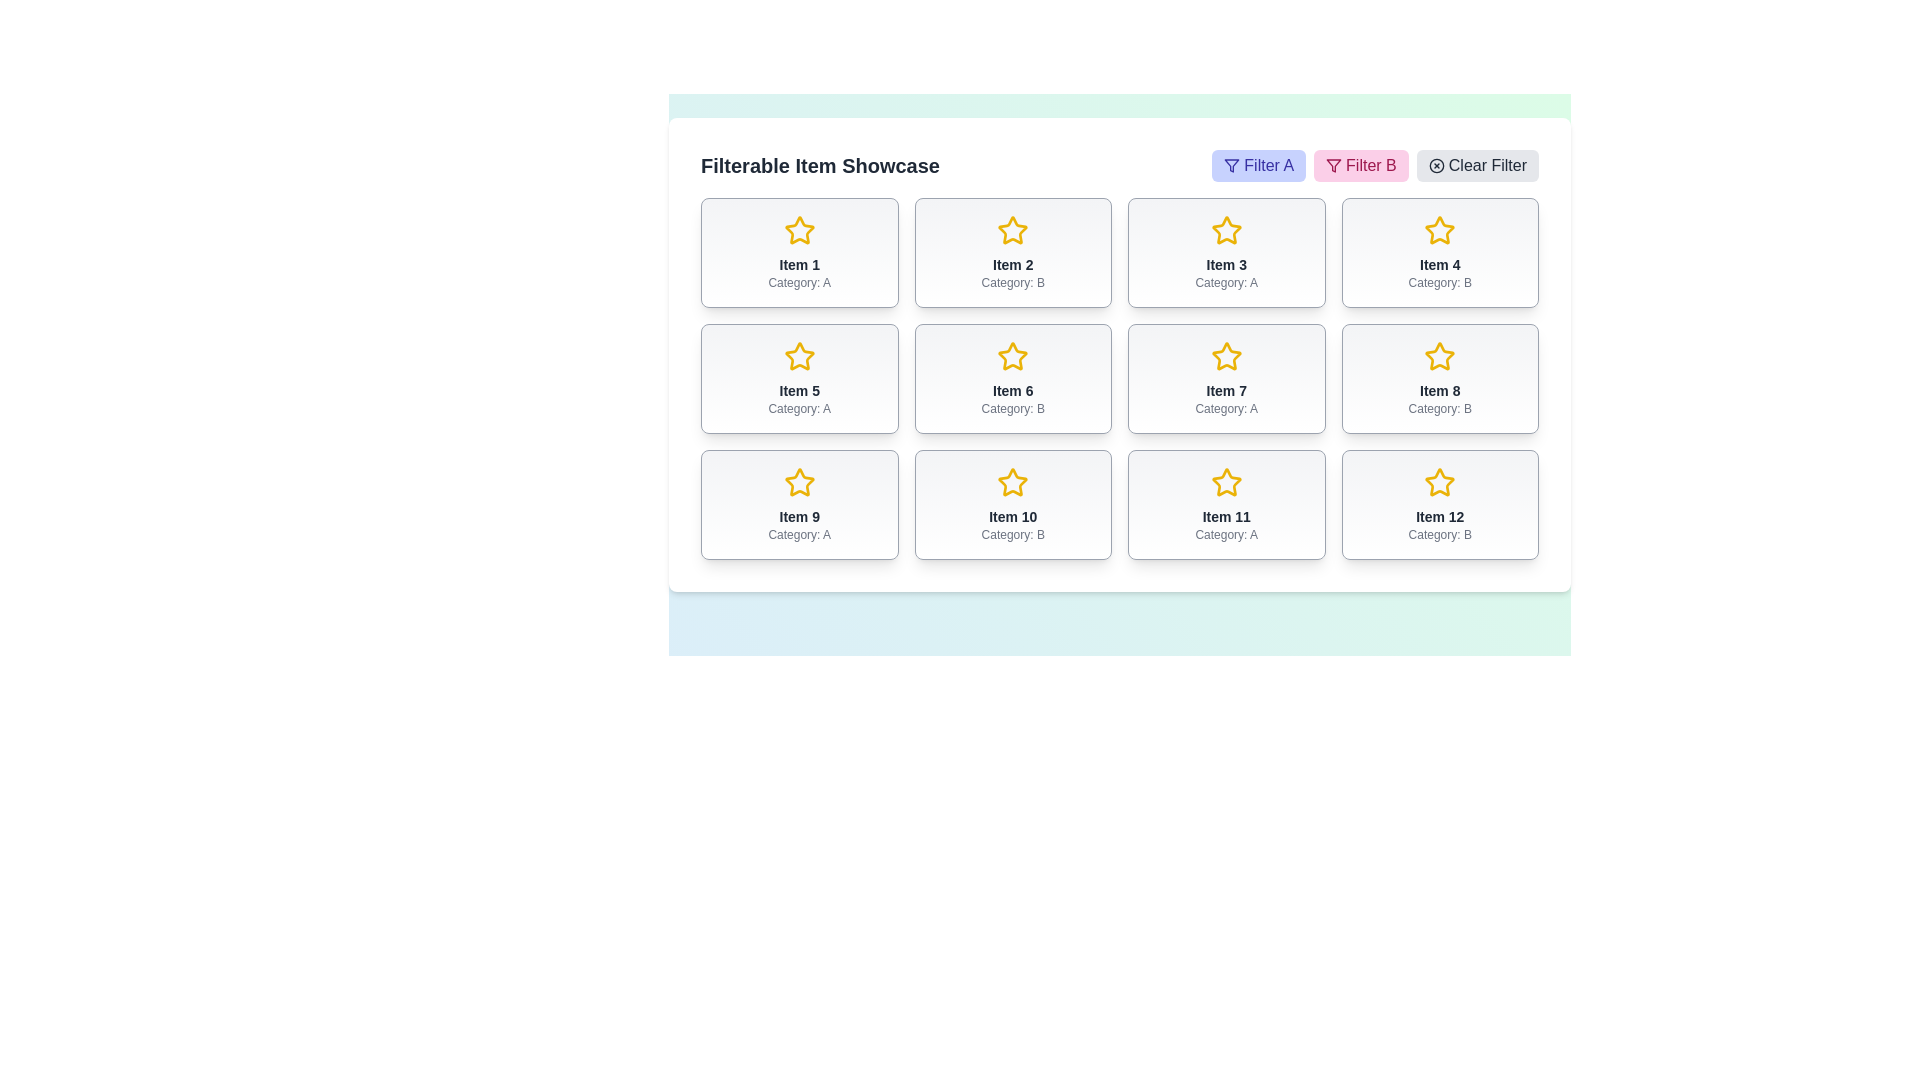 This screenshot has width=1920, height=1080. What do you see at coordinates (798, 229) in the screenshot?
I see `the star-shaped icon outlined in yellow within the card labeled 'Item 1' in the 'Filterable Item Showcase' section` at bounding box center [798, 229].